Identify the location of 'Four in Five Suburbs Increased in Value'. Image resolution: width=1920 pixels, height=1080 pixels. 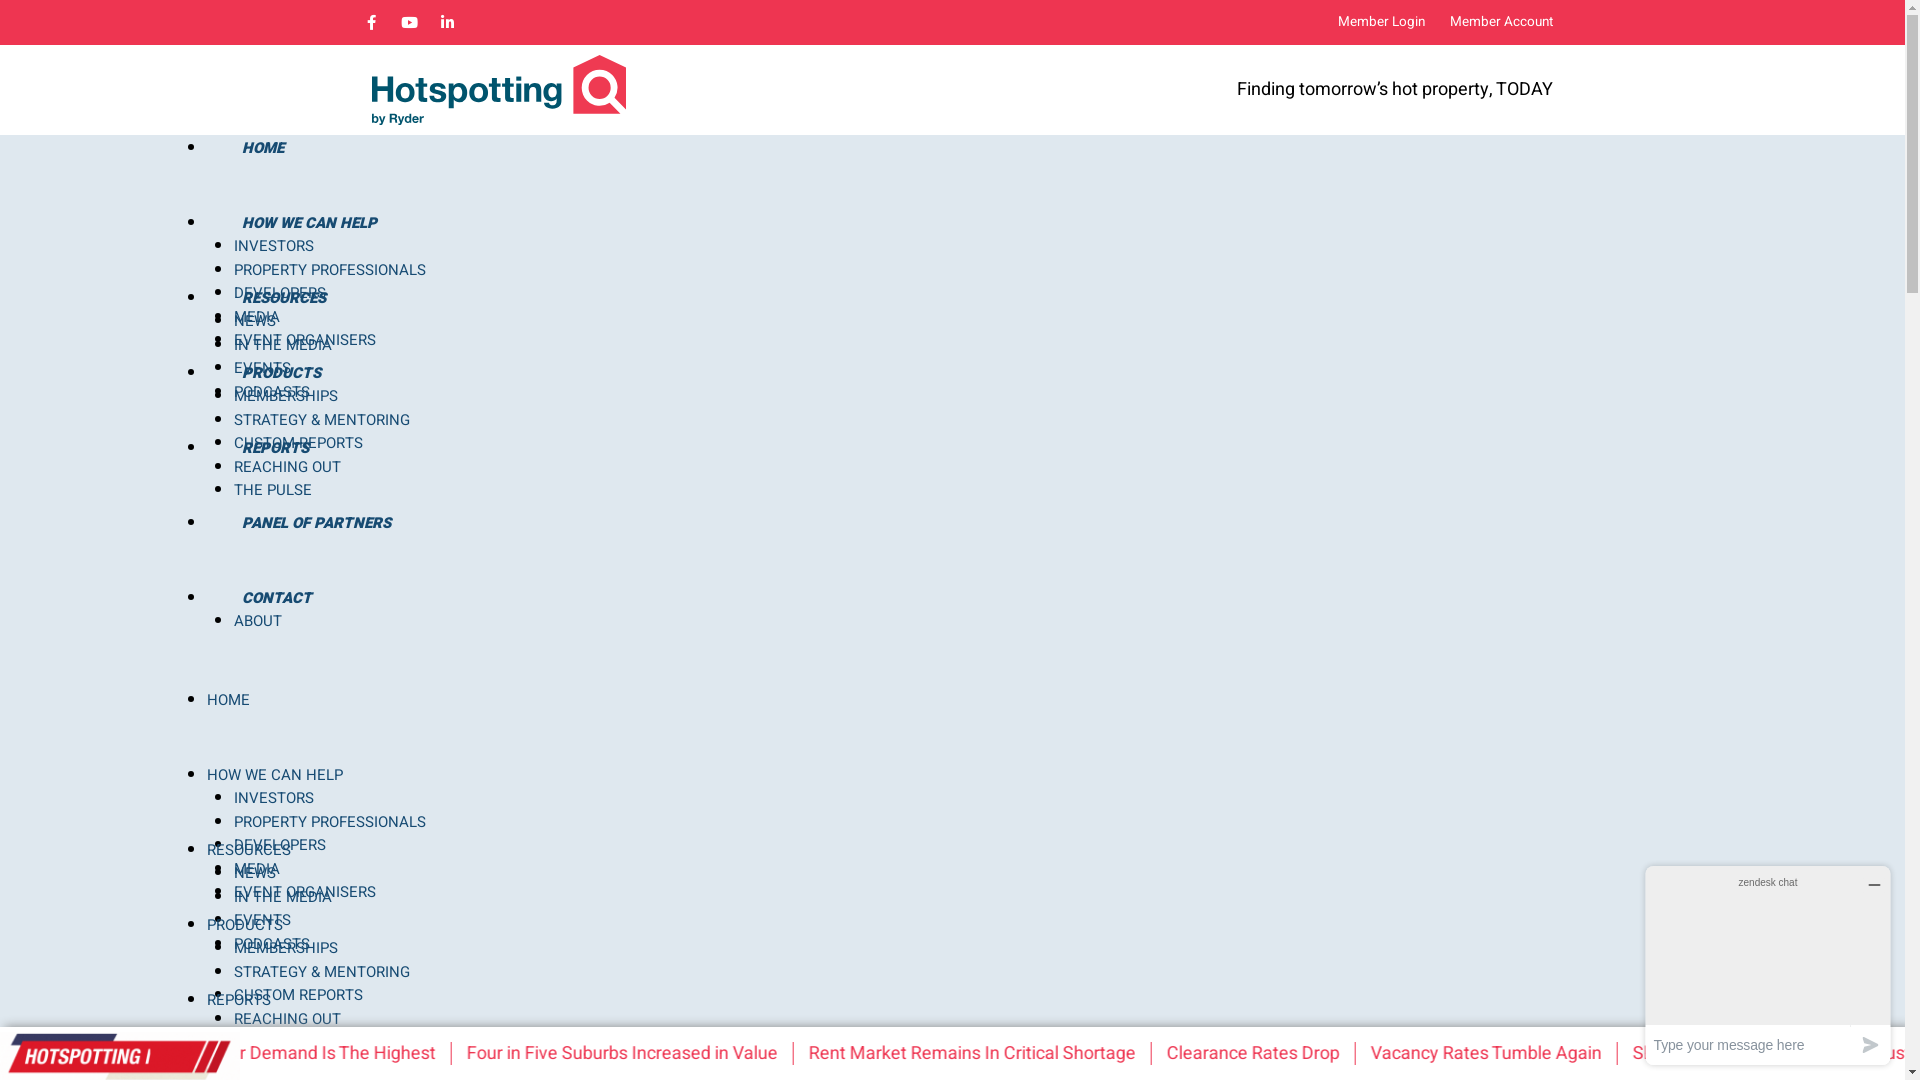
(490, 1052).